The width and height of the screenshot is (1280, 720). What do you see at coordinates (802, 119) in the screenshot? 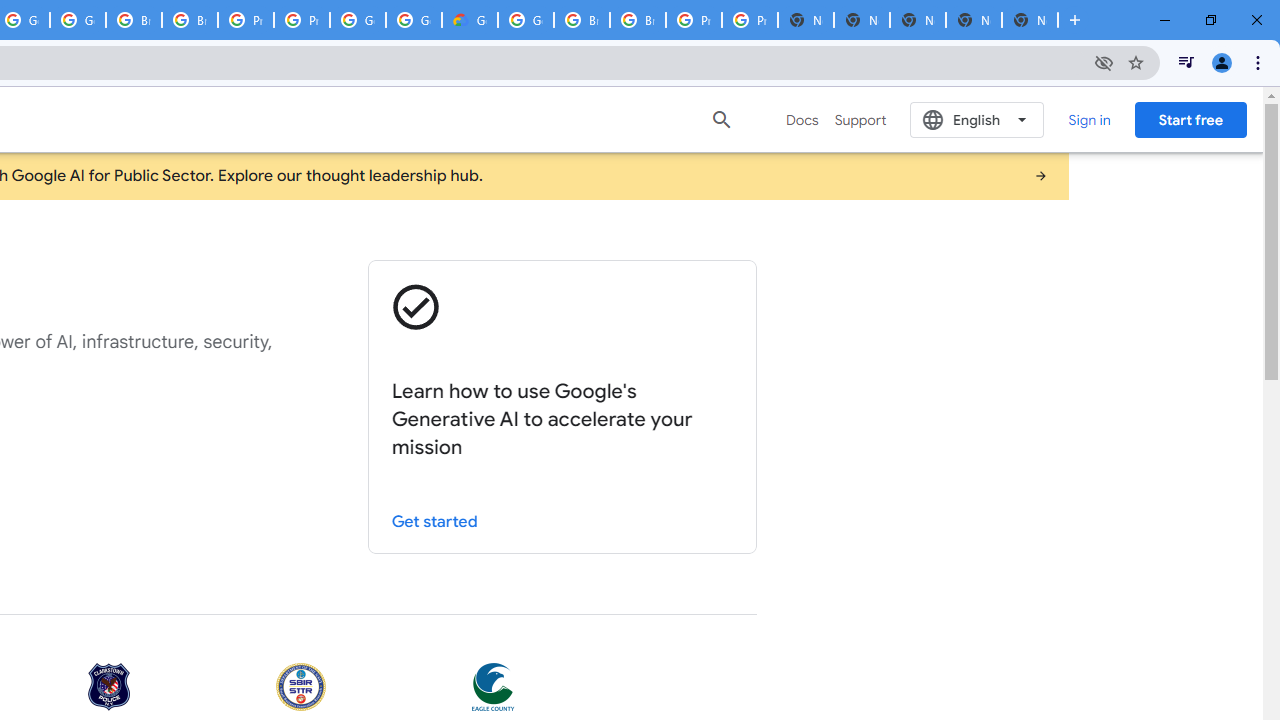
I see `'Docs'` at bounding box center [802, 119].